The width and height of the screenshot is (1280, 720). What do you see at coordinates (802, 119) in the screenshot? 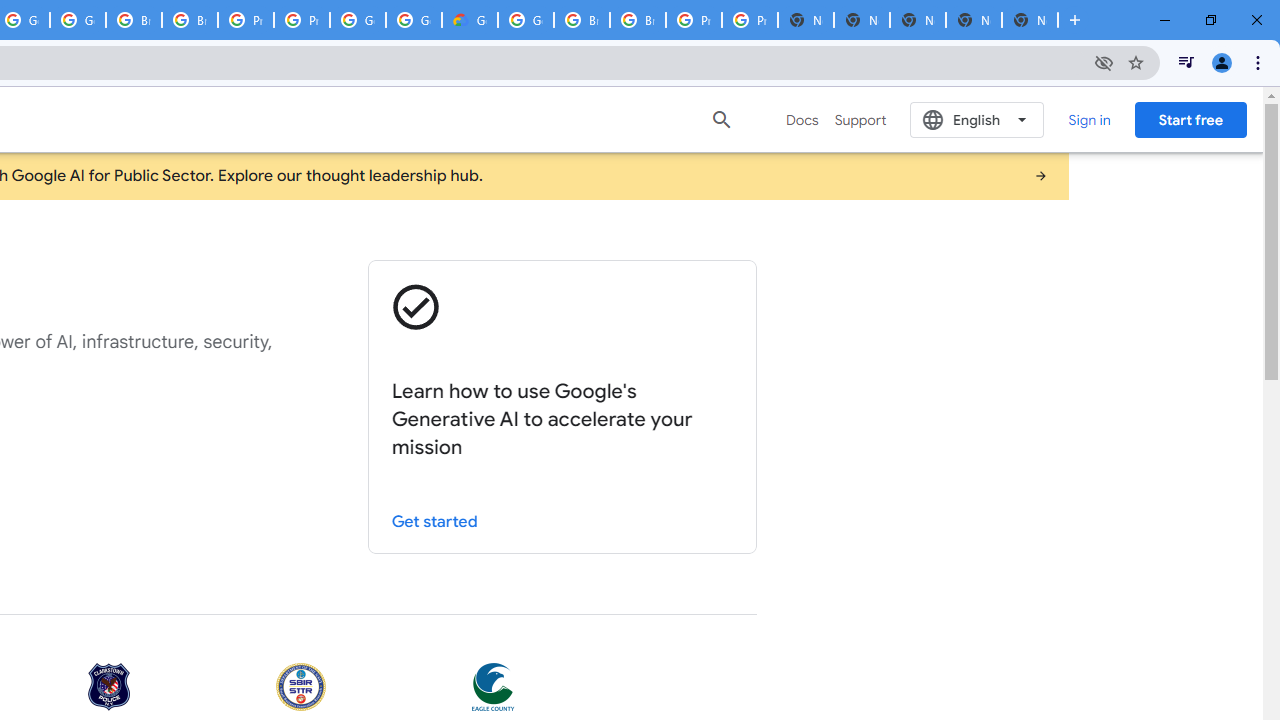
I see `'Docs'` at bounding box center [802, 119].